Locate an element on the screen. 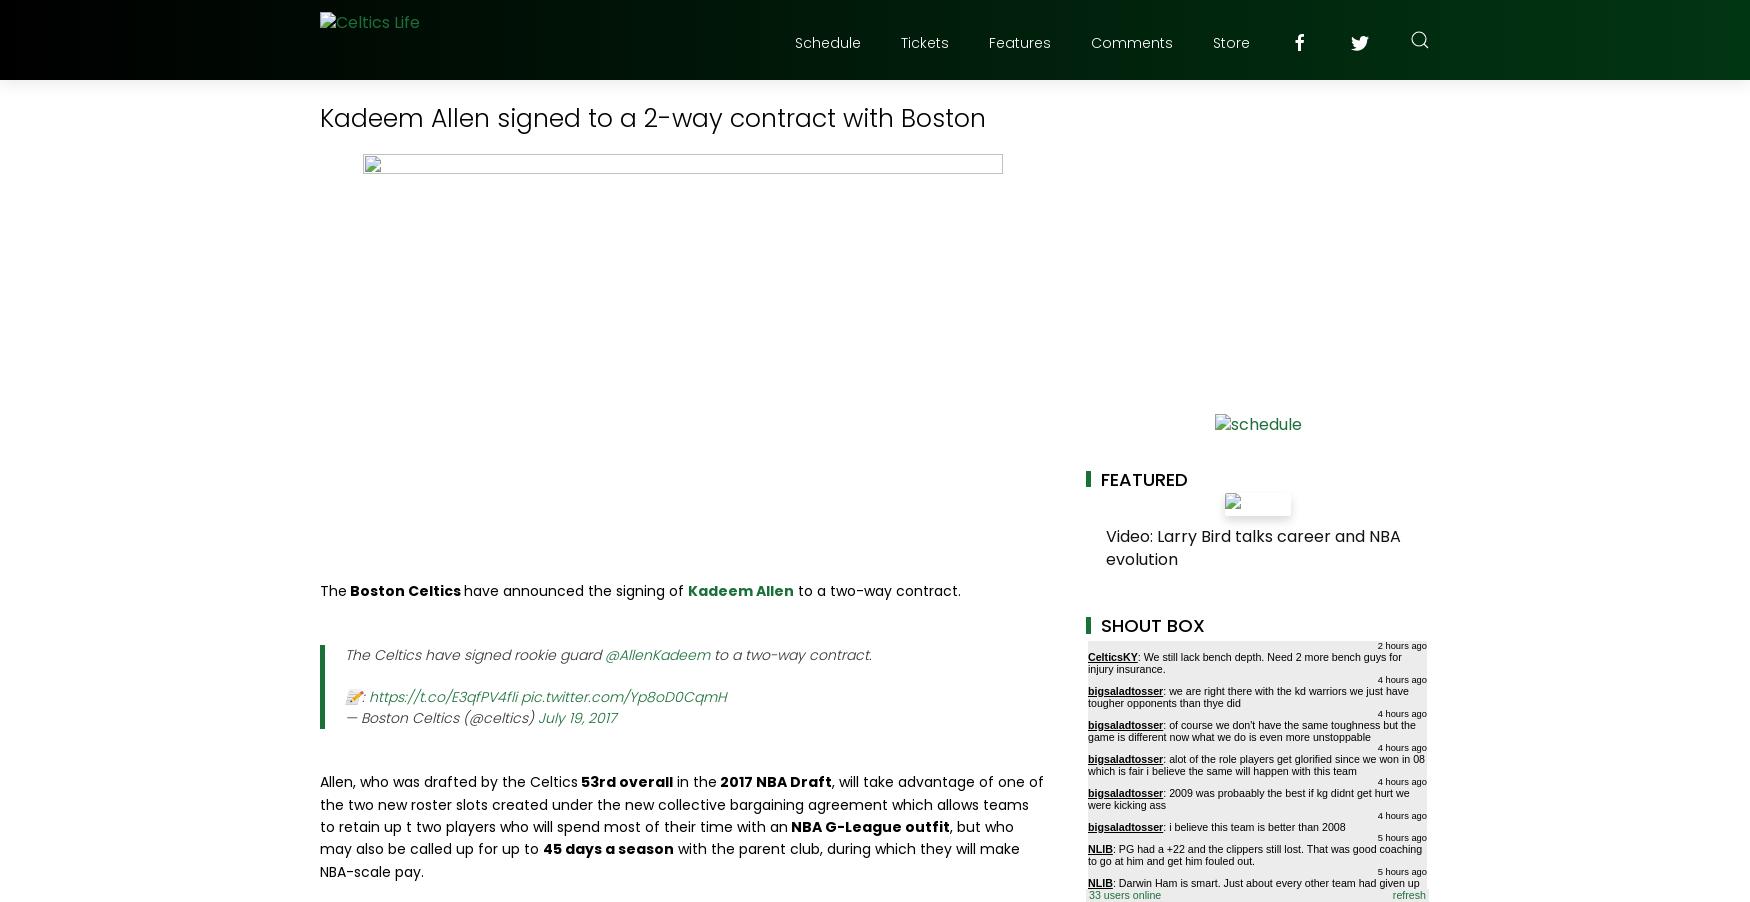  'Allen, who was drafted by the Celtics' is located at coordinates (320, 781).